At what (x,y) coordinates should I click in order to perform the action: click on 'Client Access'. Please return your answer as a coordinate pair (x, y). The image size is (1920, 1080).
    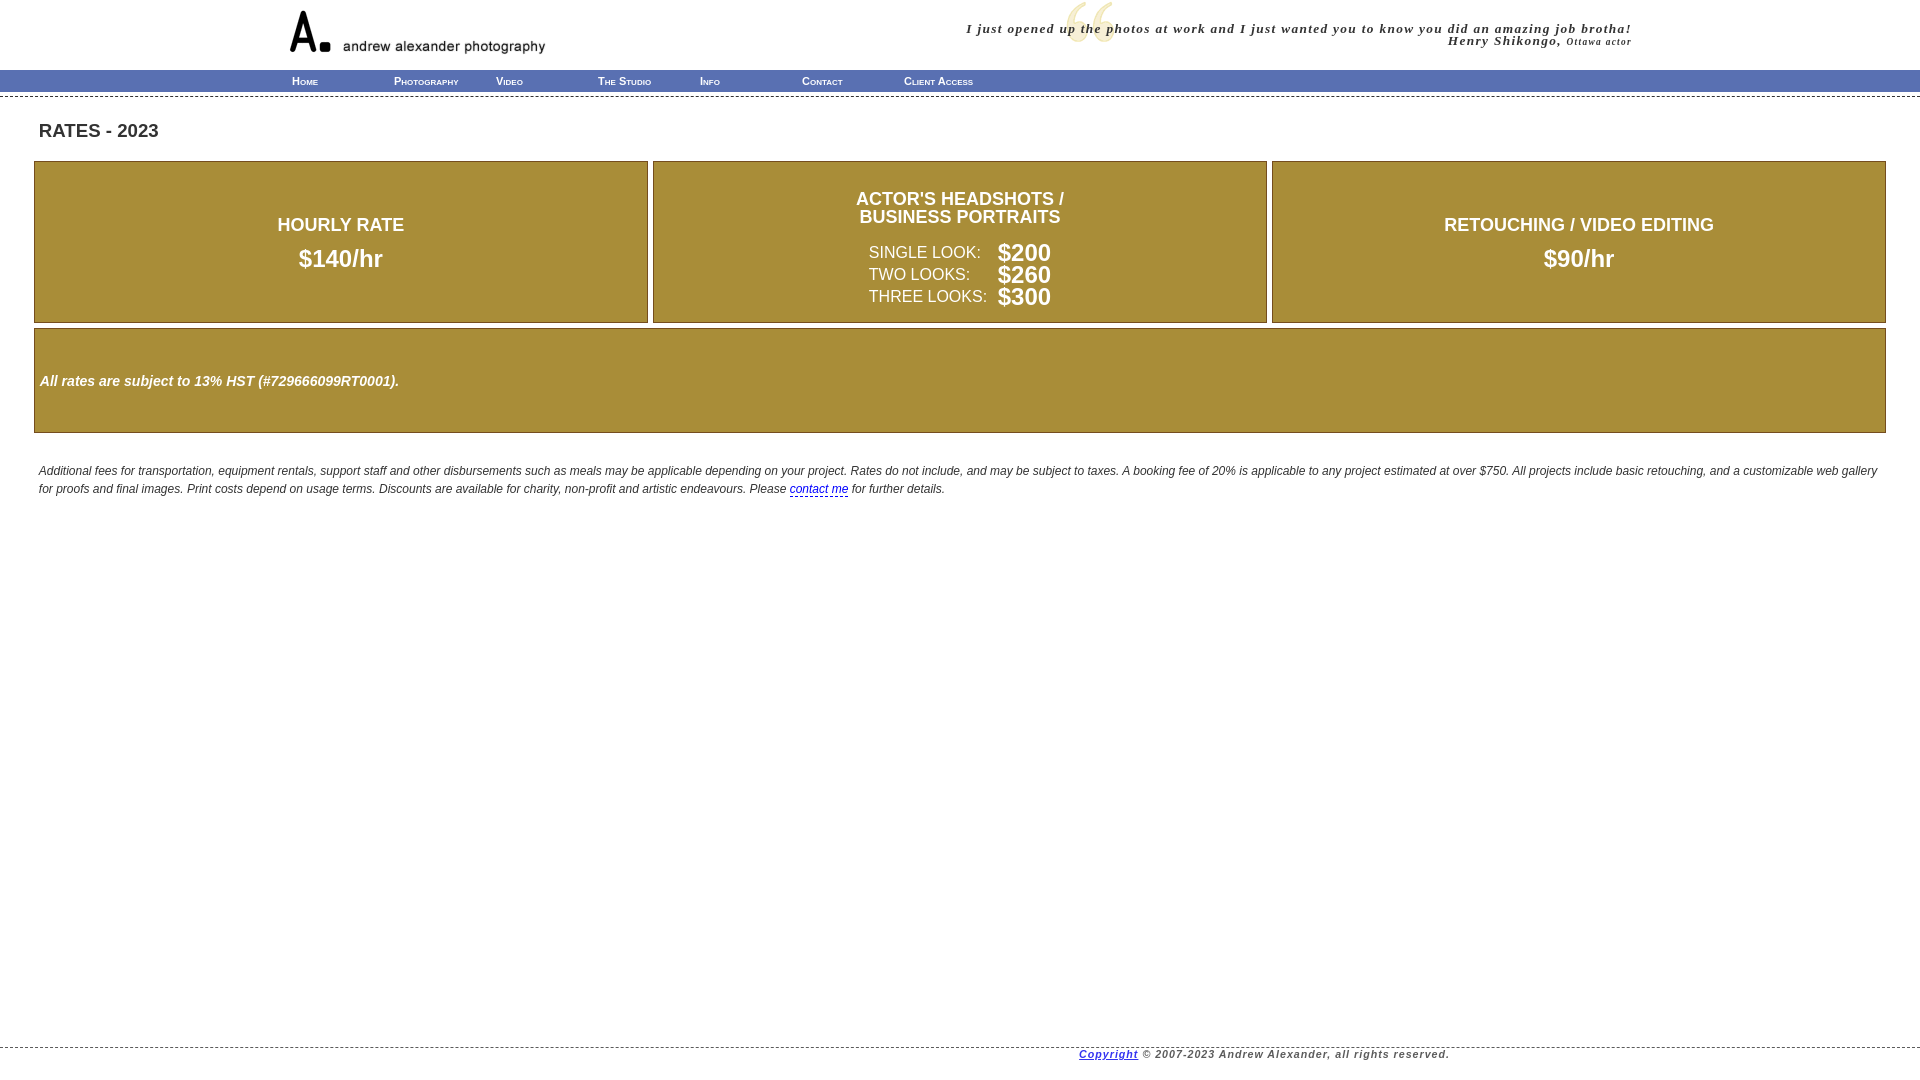
    Looking at the image, I should click on (954, 80).